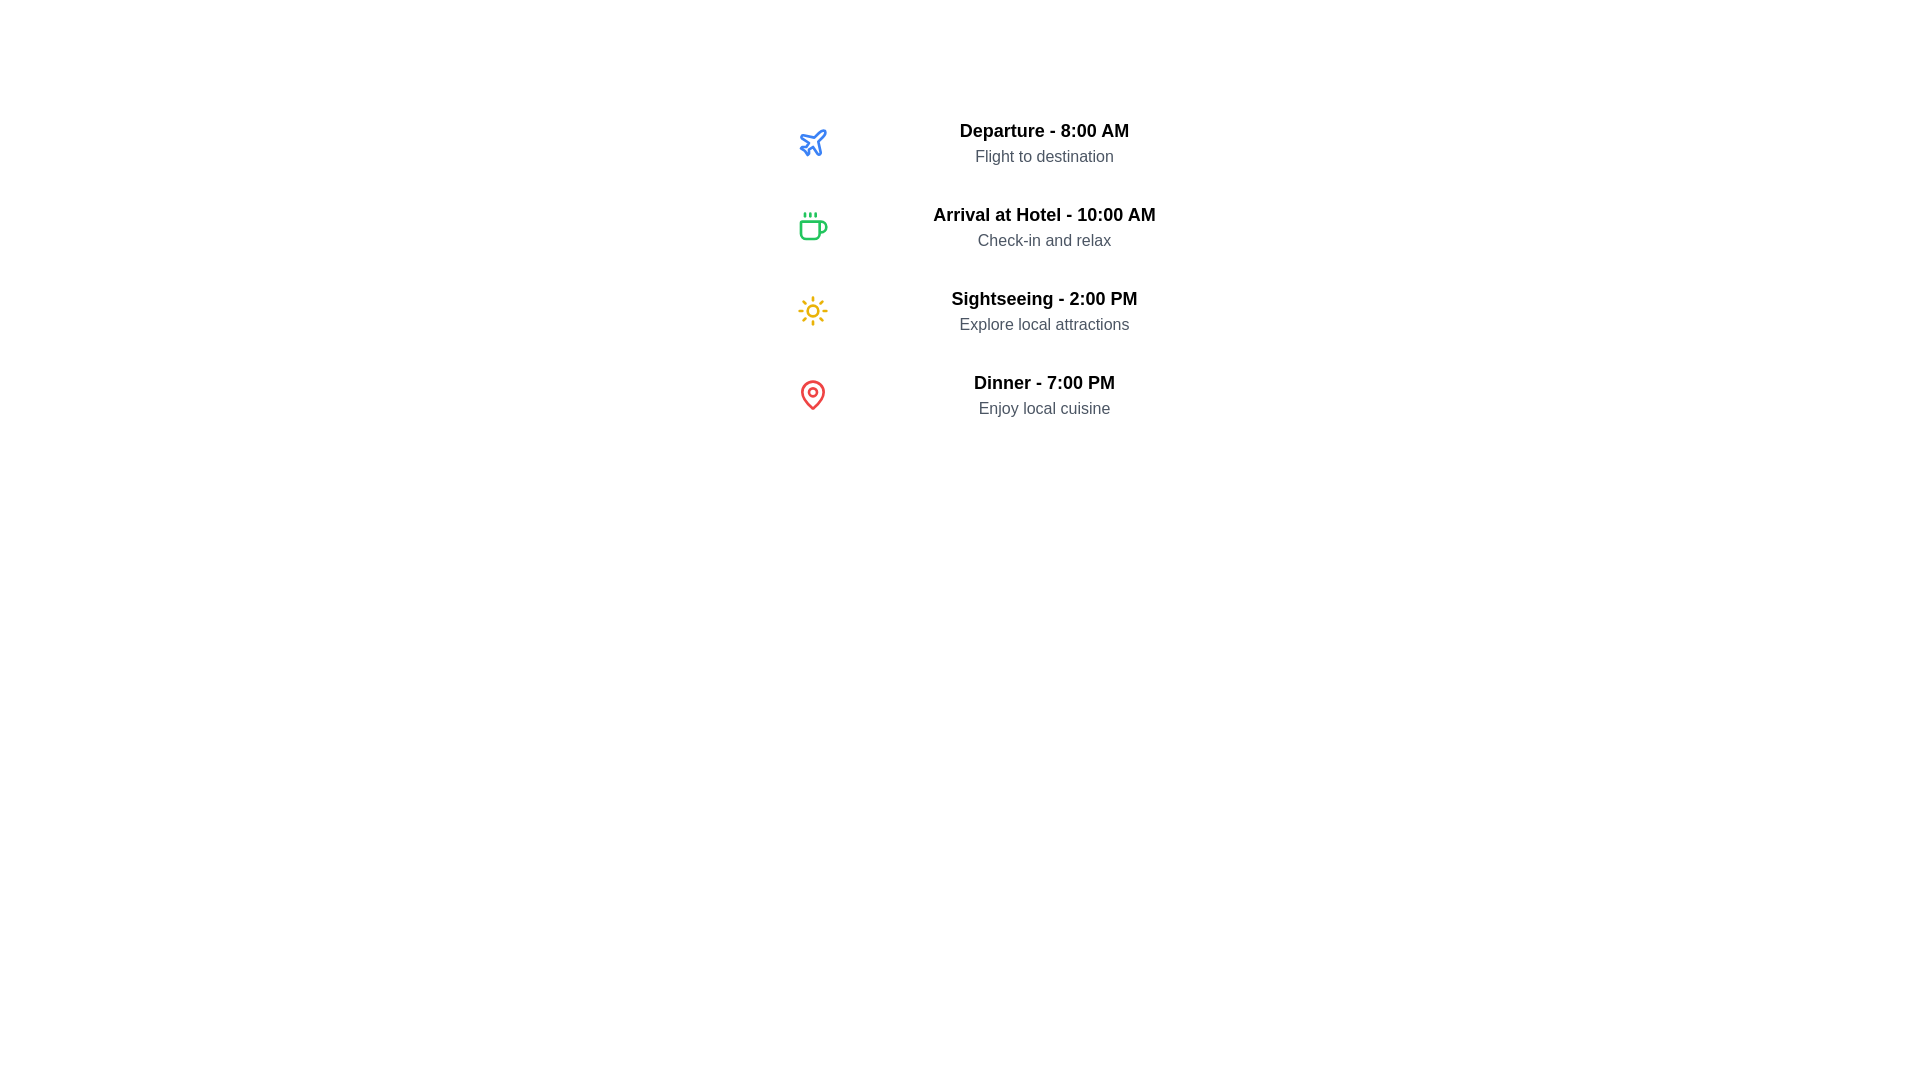 The height and width of the screenshot is (1080, 1920). What do you see at coordinates (1043, 394) in the screenshot?
I see `information displayed in the Text Block that provides details about the dinner event at 7:00 PM, located as the fourth item in the vertically stacked list of event items` at bounding box center [1043, 394].